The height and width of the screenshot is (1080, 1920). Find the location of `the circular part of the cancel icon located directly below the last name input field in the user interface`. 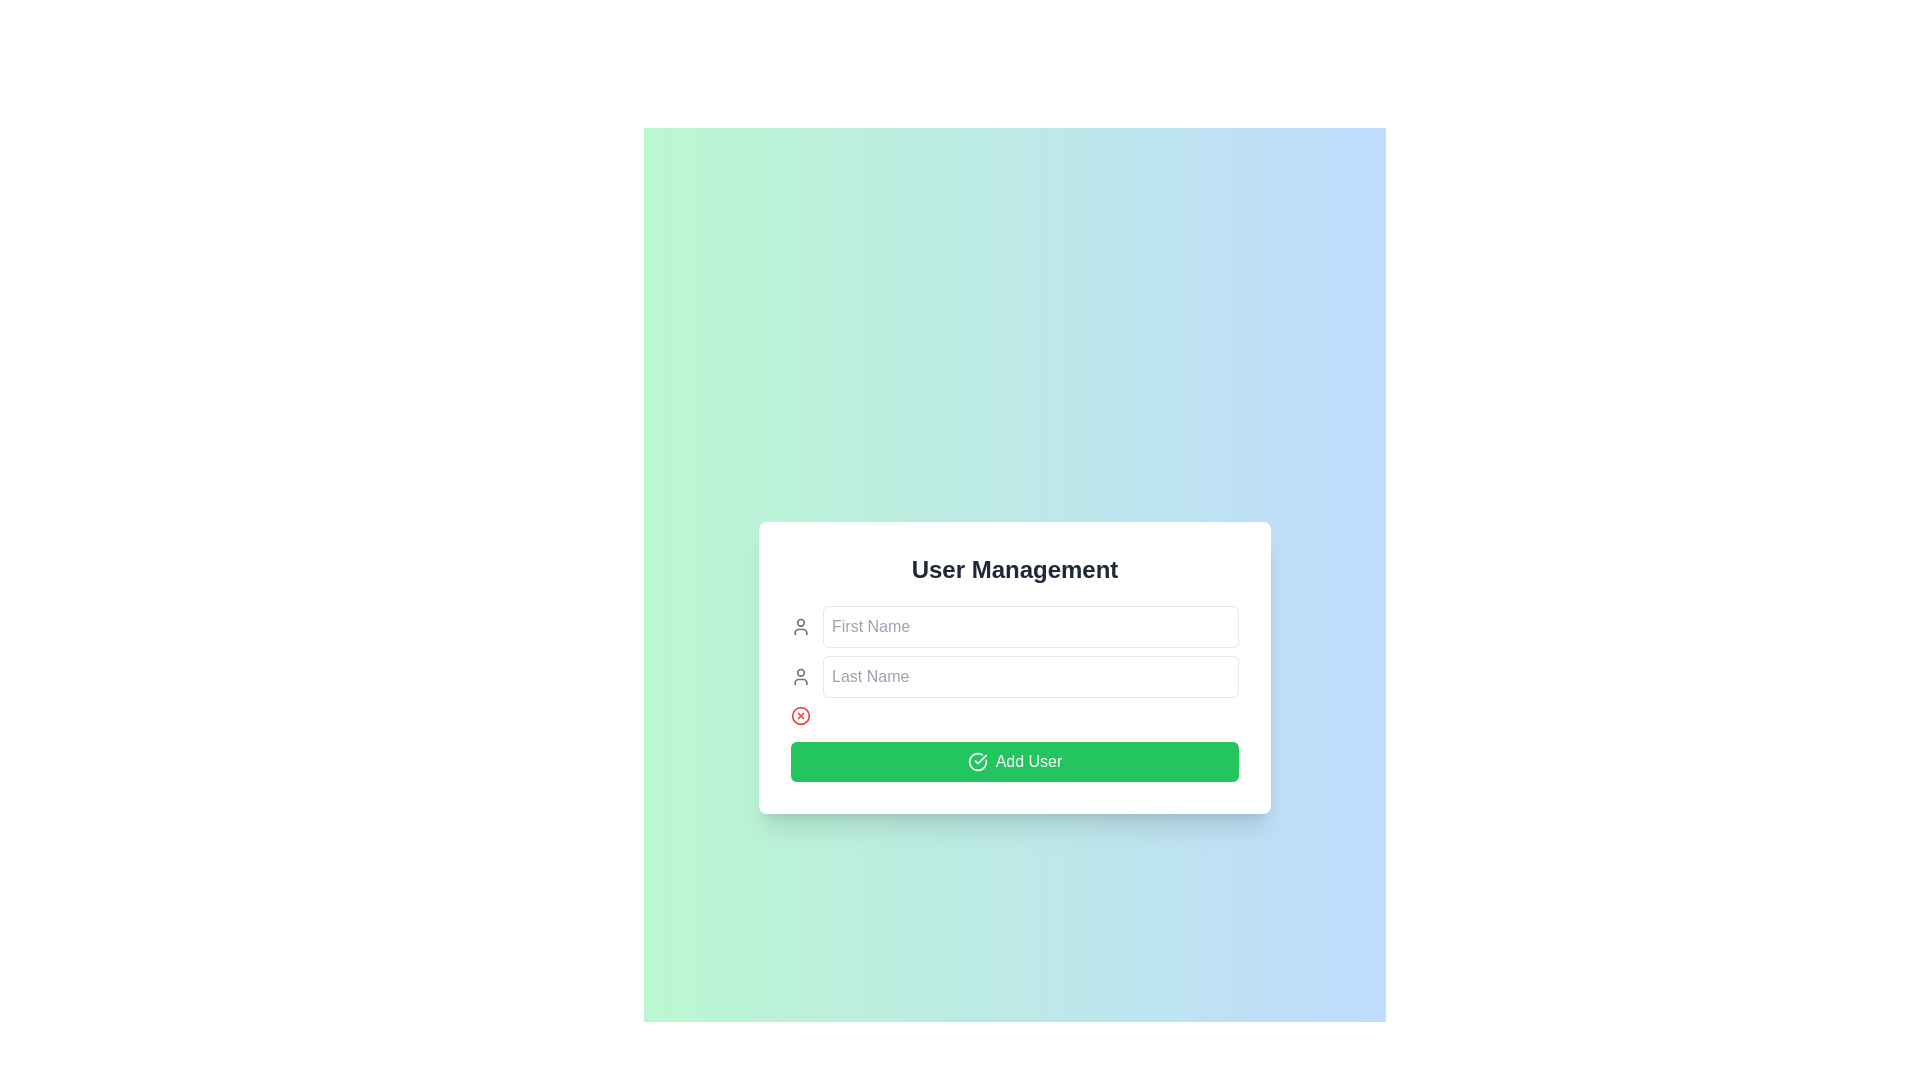

the circular part of the cancel icon located directly below the last name input field in the user interface is located at coordinates (801, 715).